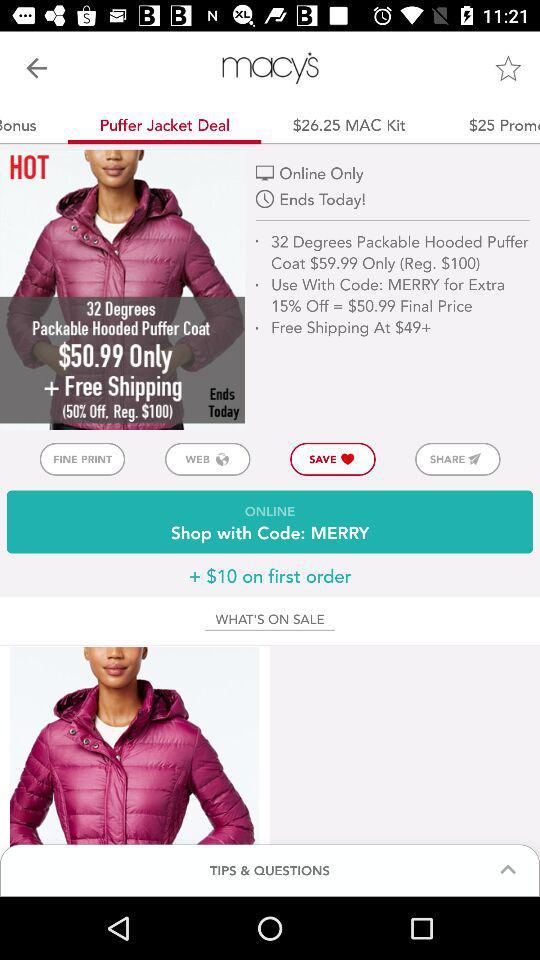 The height and width of the screenshot is (960, 540). I want to click on the icon to the left of share icon, so click(333, 459).